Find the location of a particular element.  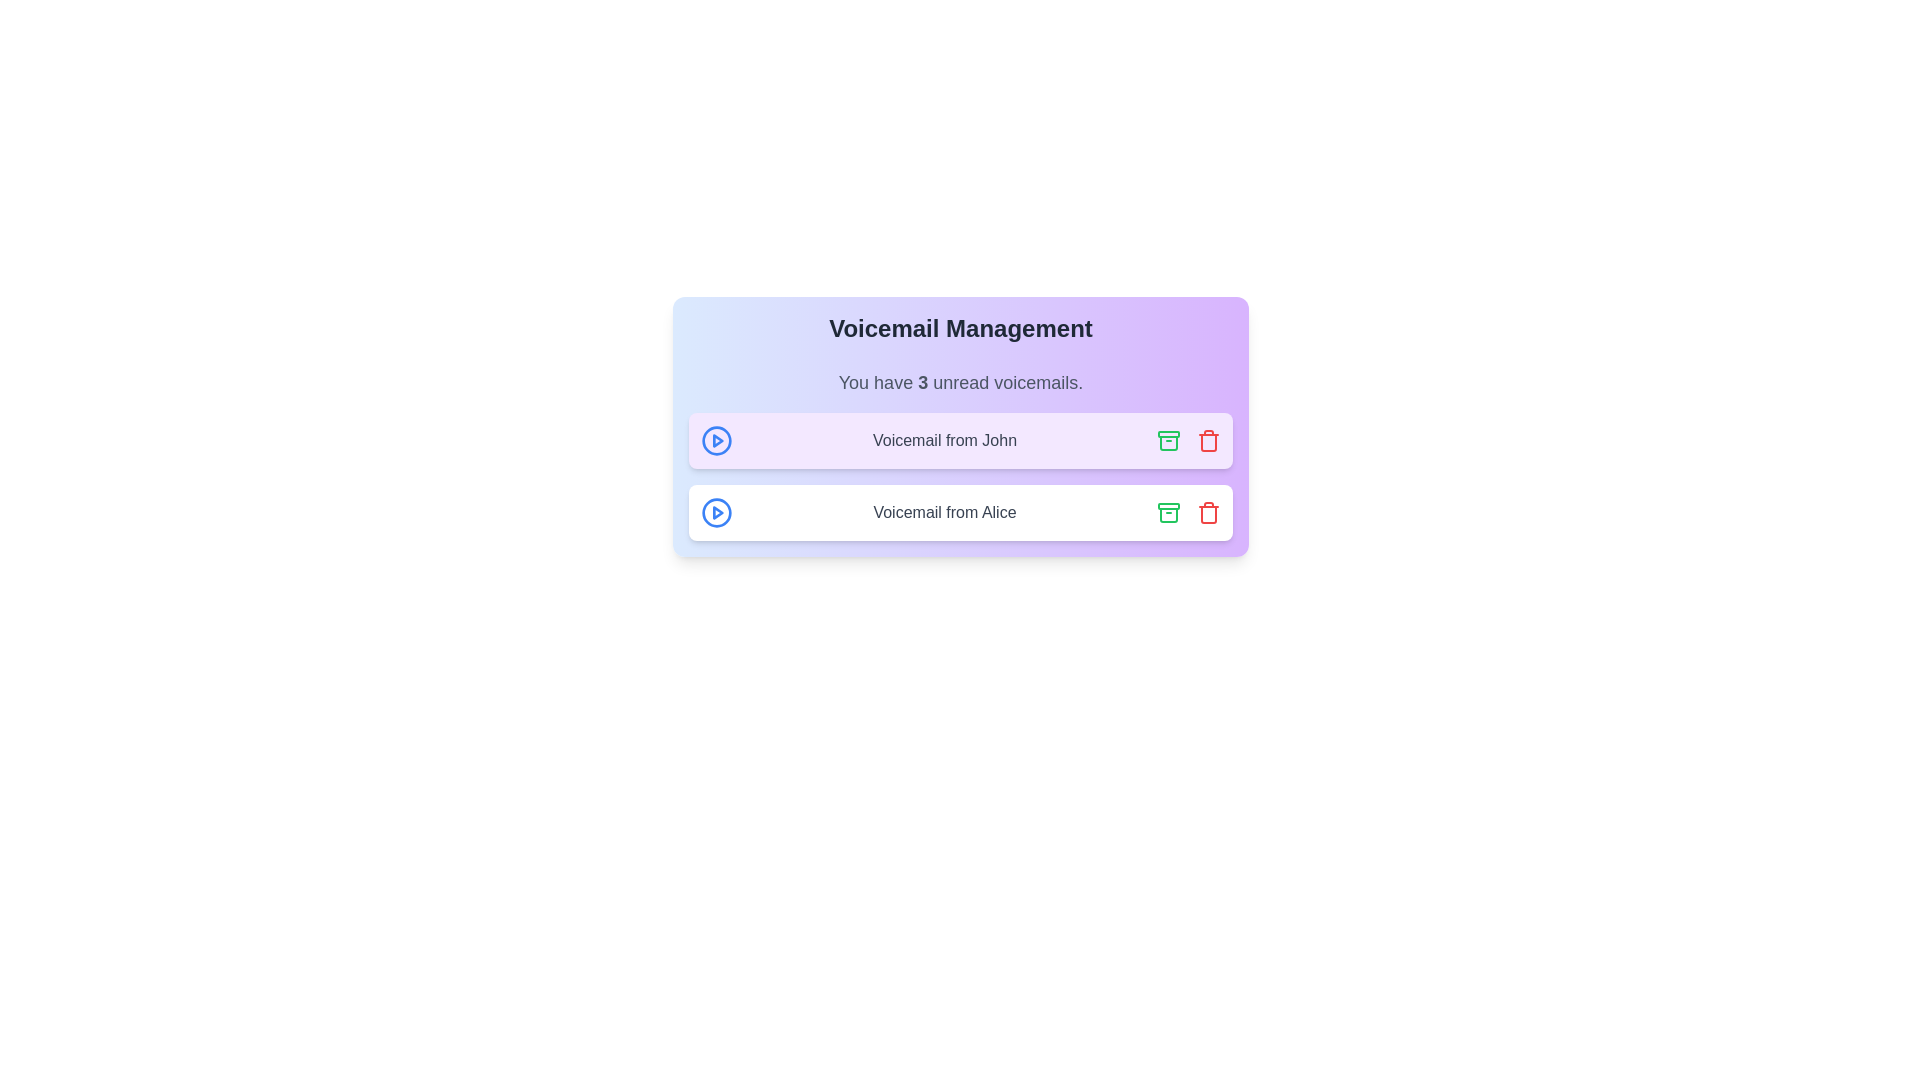

the delete button located at the extreme right of the second voicemail entry titled 'Voicemail from Alice' is located at coordinates (1208, 512).